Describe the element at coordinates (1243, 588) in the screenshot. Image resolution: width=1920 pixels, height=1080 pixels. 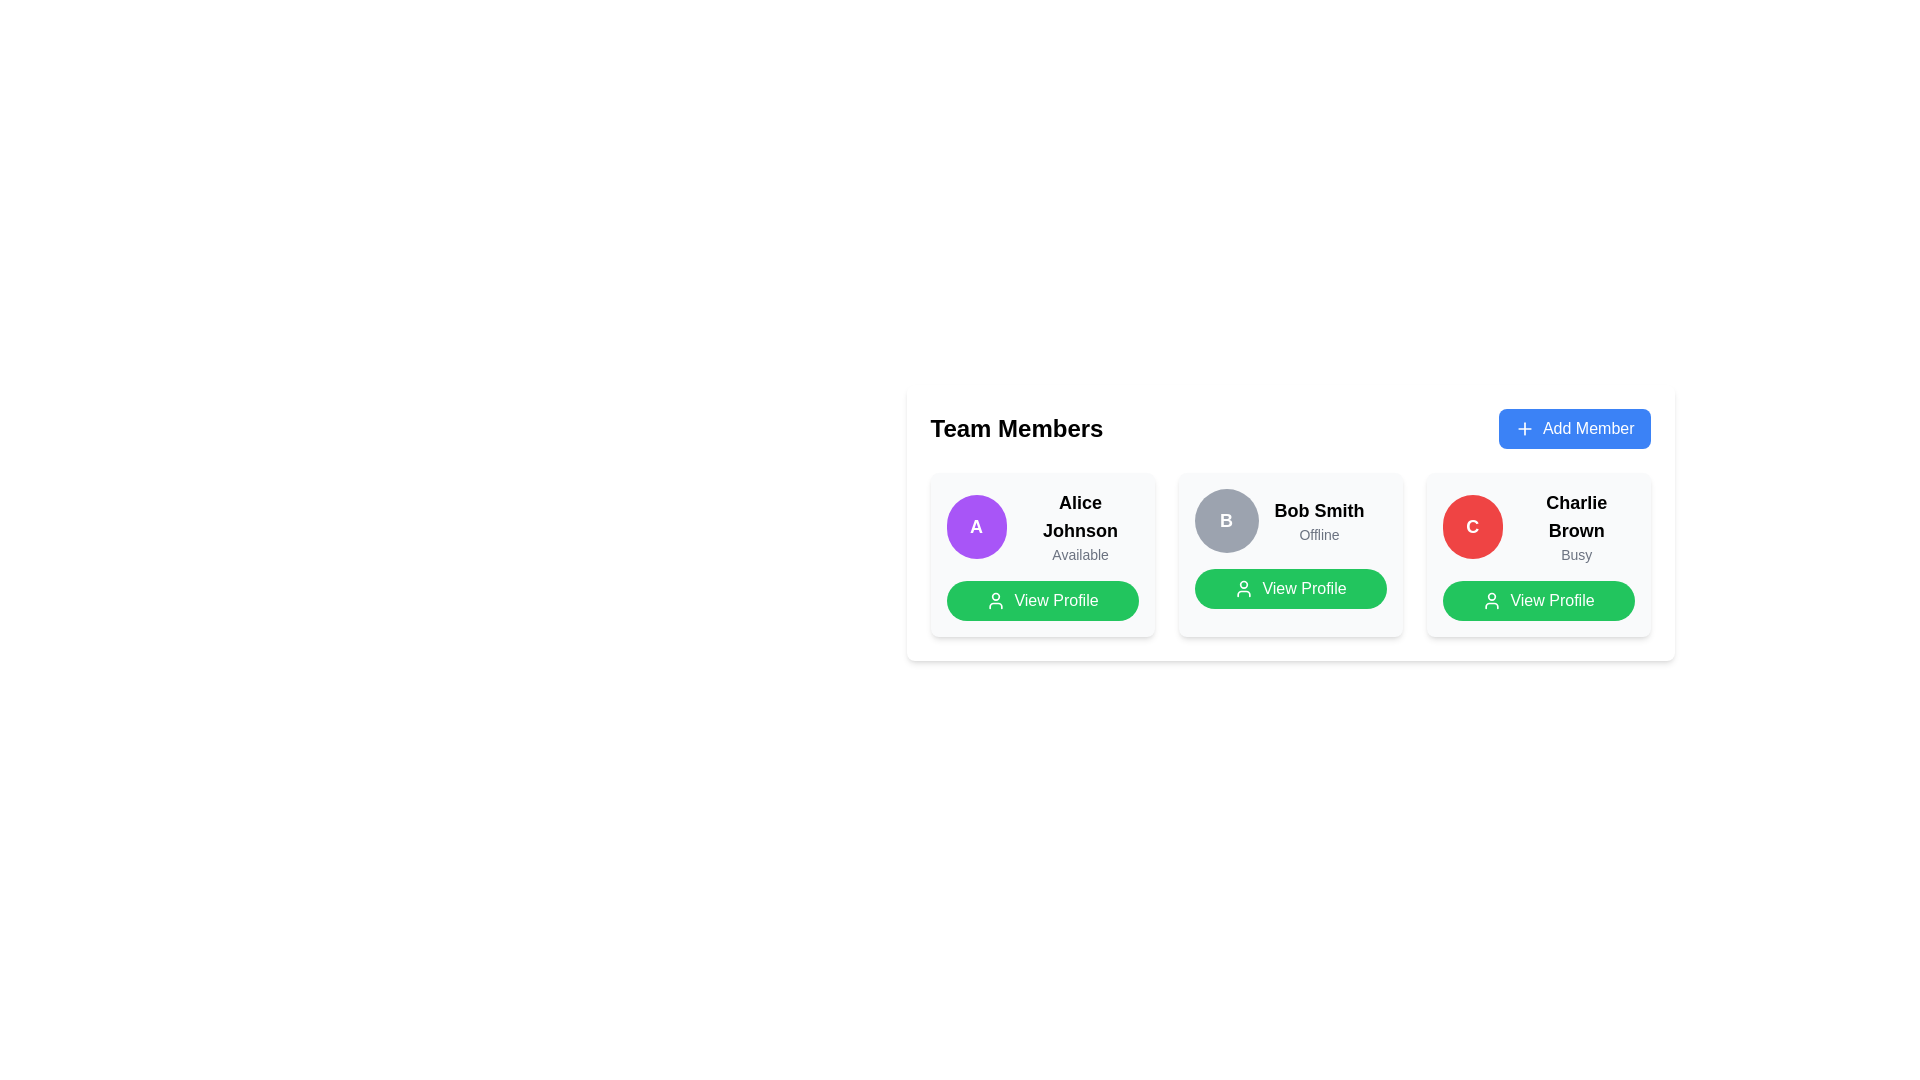
I see `the user profile icon located on the left side of the 'View Profile' button` at that location.